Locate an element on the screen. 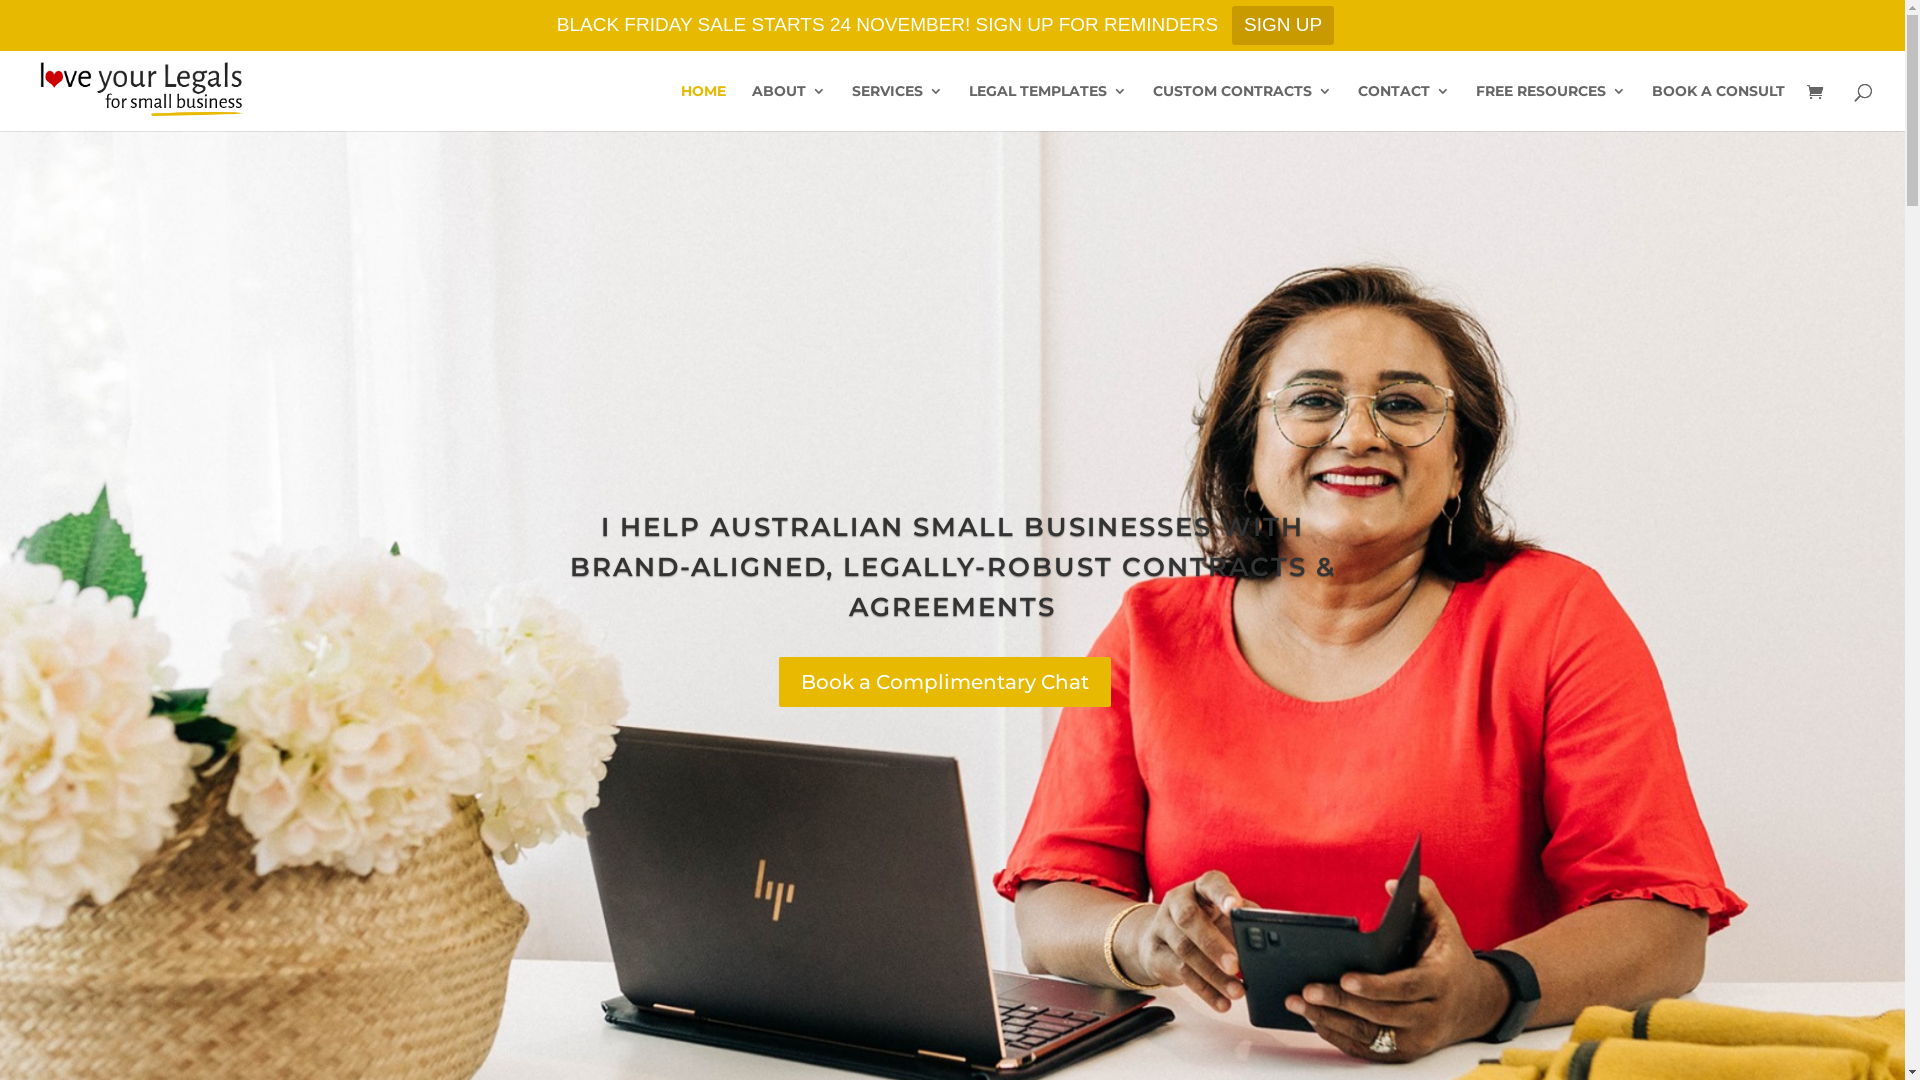 The width and height of the screenshot is (1920, 1080). 'SERVICES' is located at coordinates (896, 107).